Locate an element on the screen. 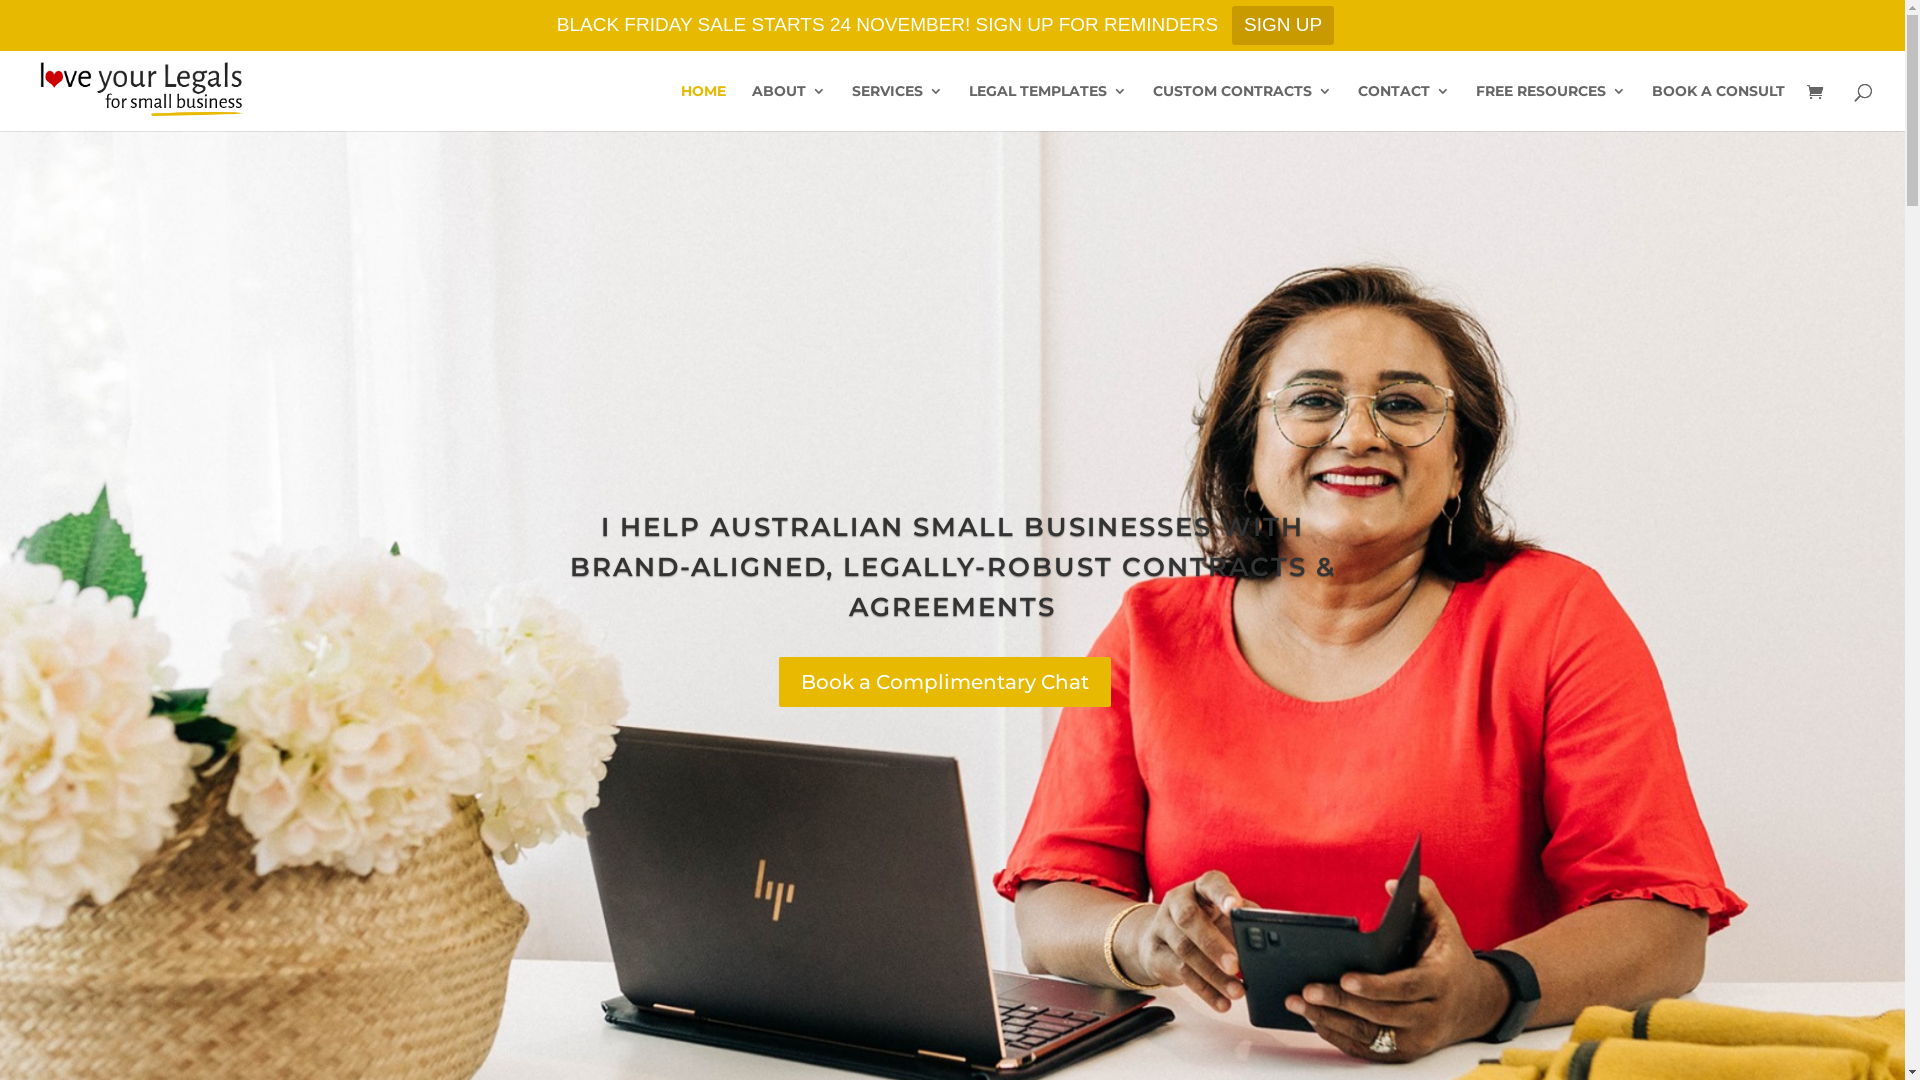 The width and height of the screenshot is (1920, 1080). 'SERVICES' is located at coordinates (896, 107).